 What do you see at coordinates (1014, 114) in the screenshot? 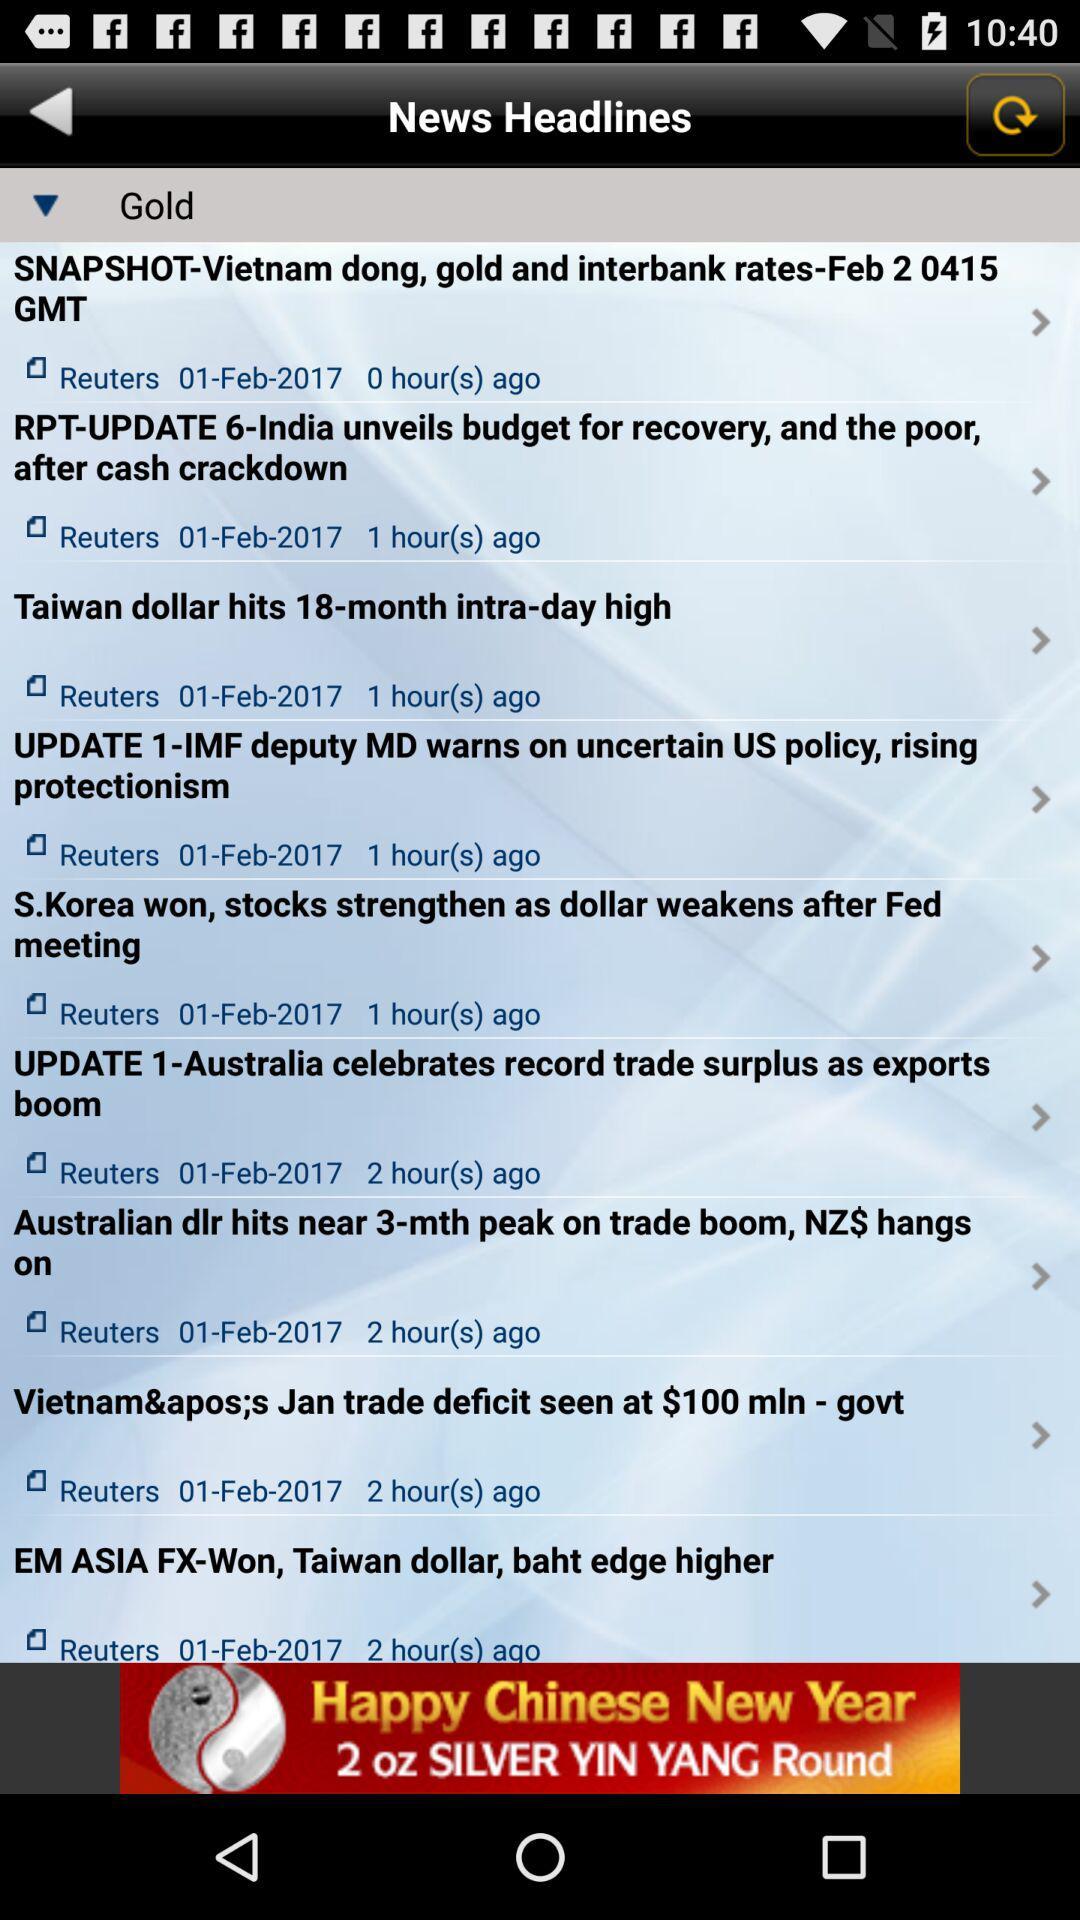
I see `refresh` at bounding box center [1014, 114].